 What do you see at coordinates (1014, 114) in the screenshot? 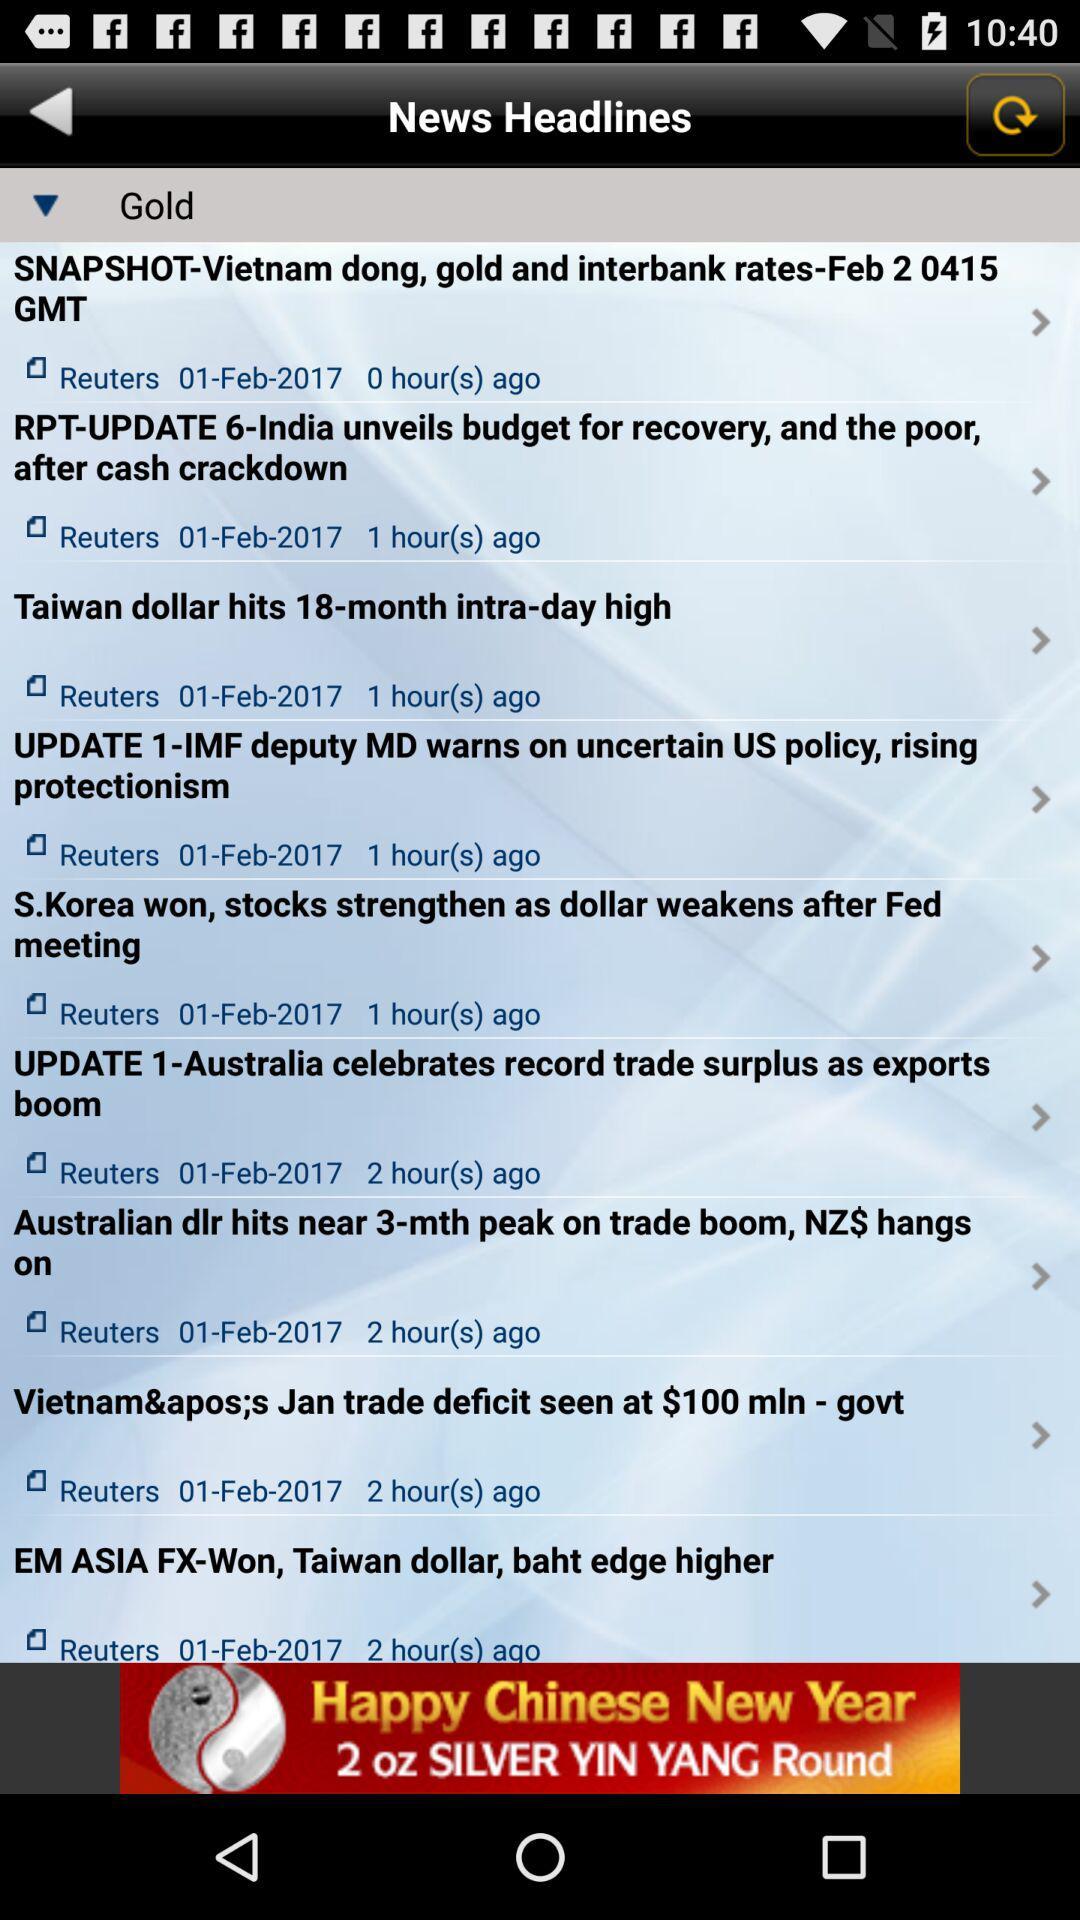
I see `refresh` at bounding box center [1014, 114].